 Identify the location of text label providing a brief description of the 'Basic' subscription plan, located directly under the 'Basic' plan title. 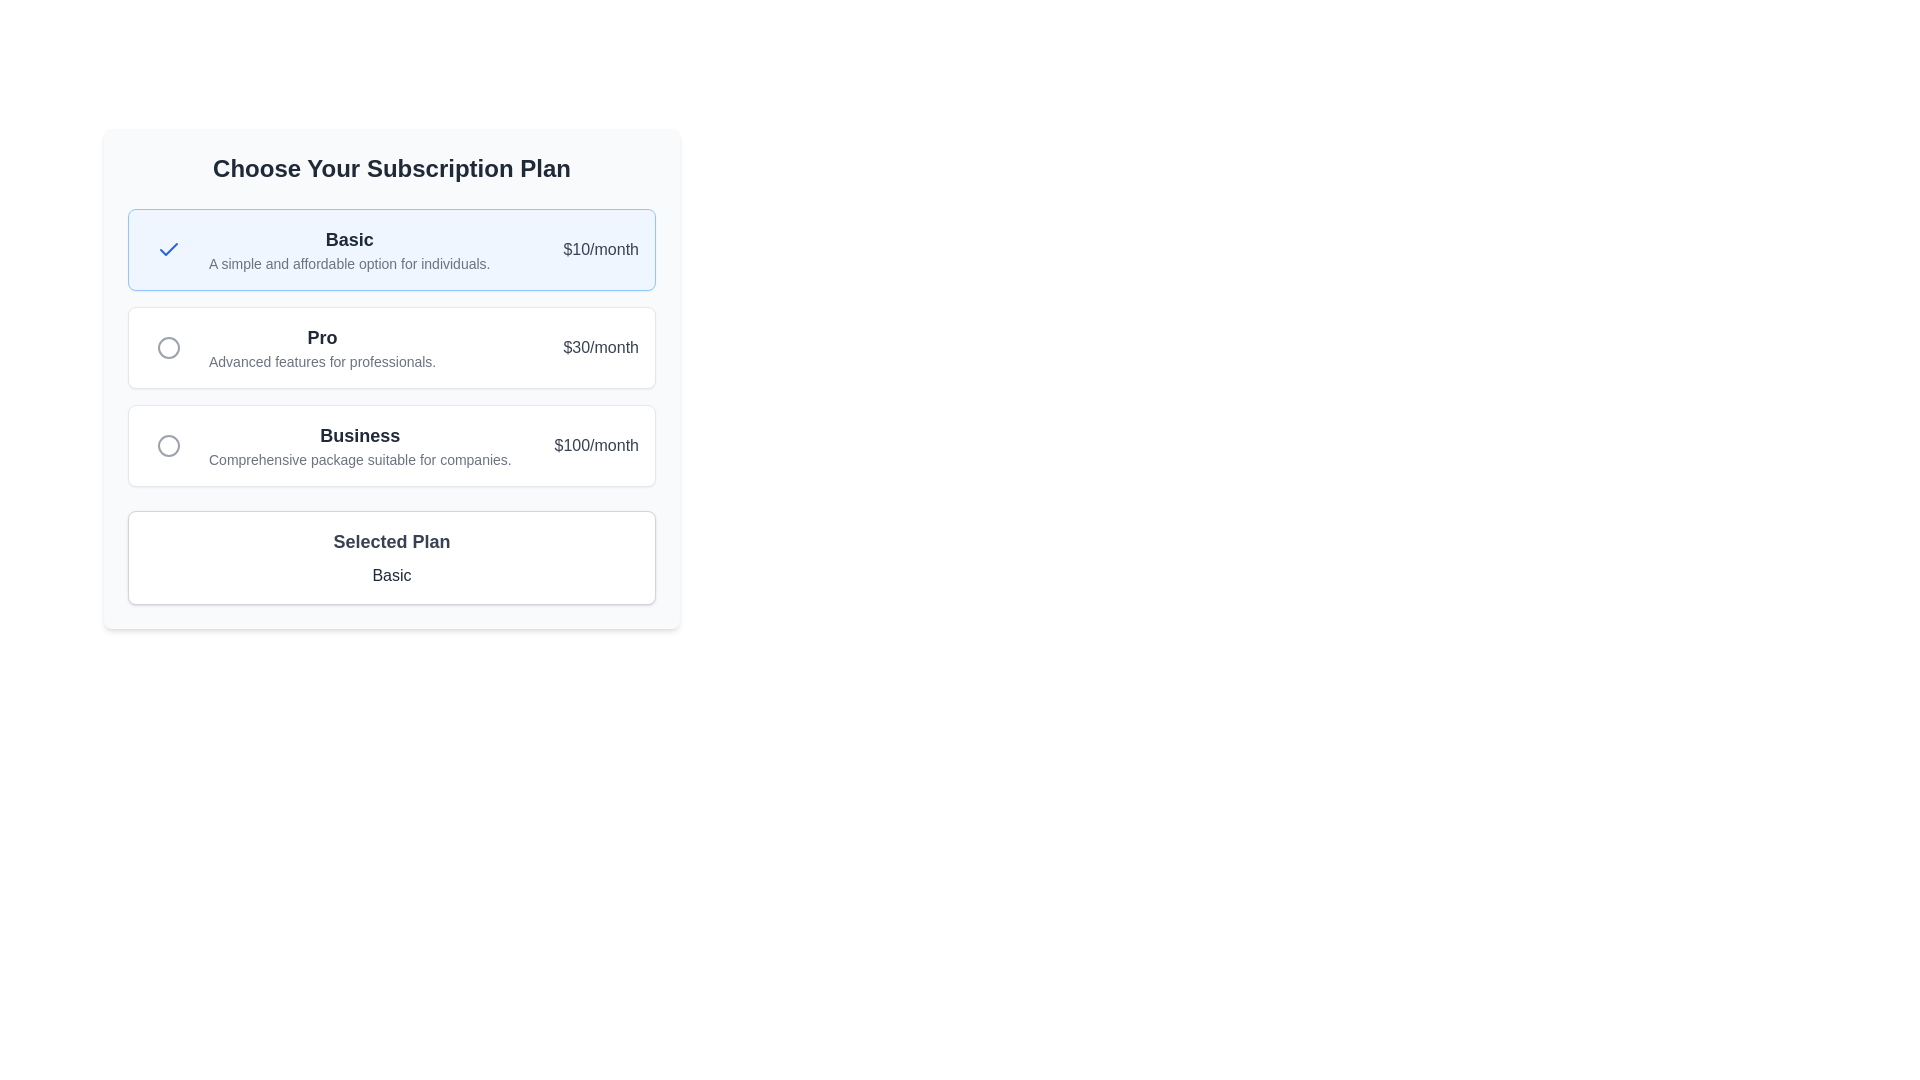
(349, 262).